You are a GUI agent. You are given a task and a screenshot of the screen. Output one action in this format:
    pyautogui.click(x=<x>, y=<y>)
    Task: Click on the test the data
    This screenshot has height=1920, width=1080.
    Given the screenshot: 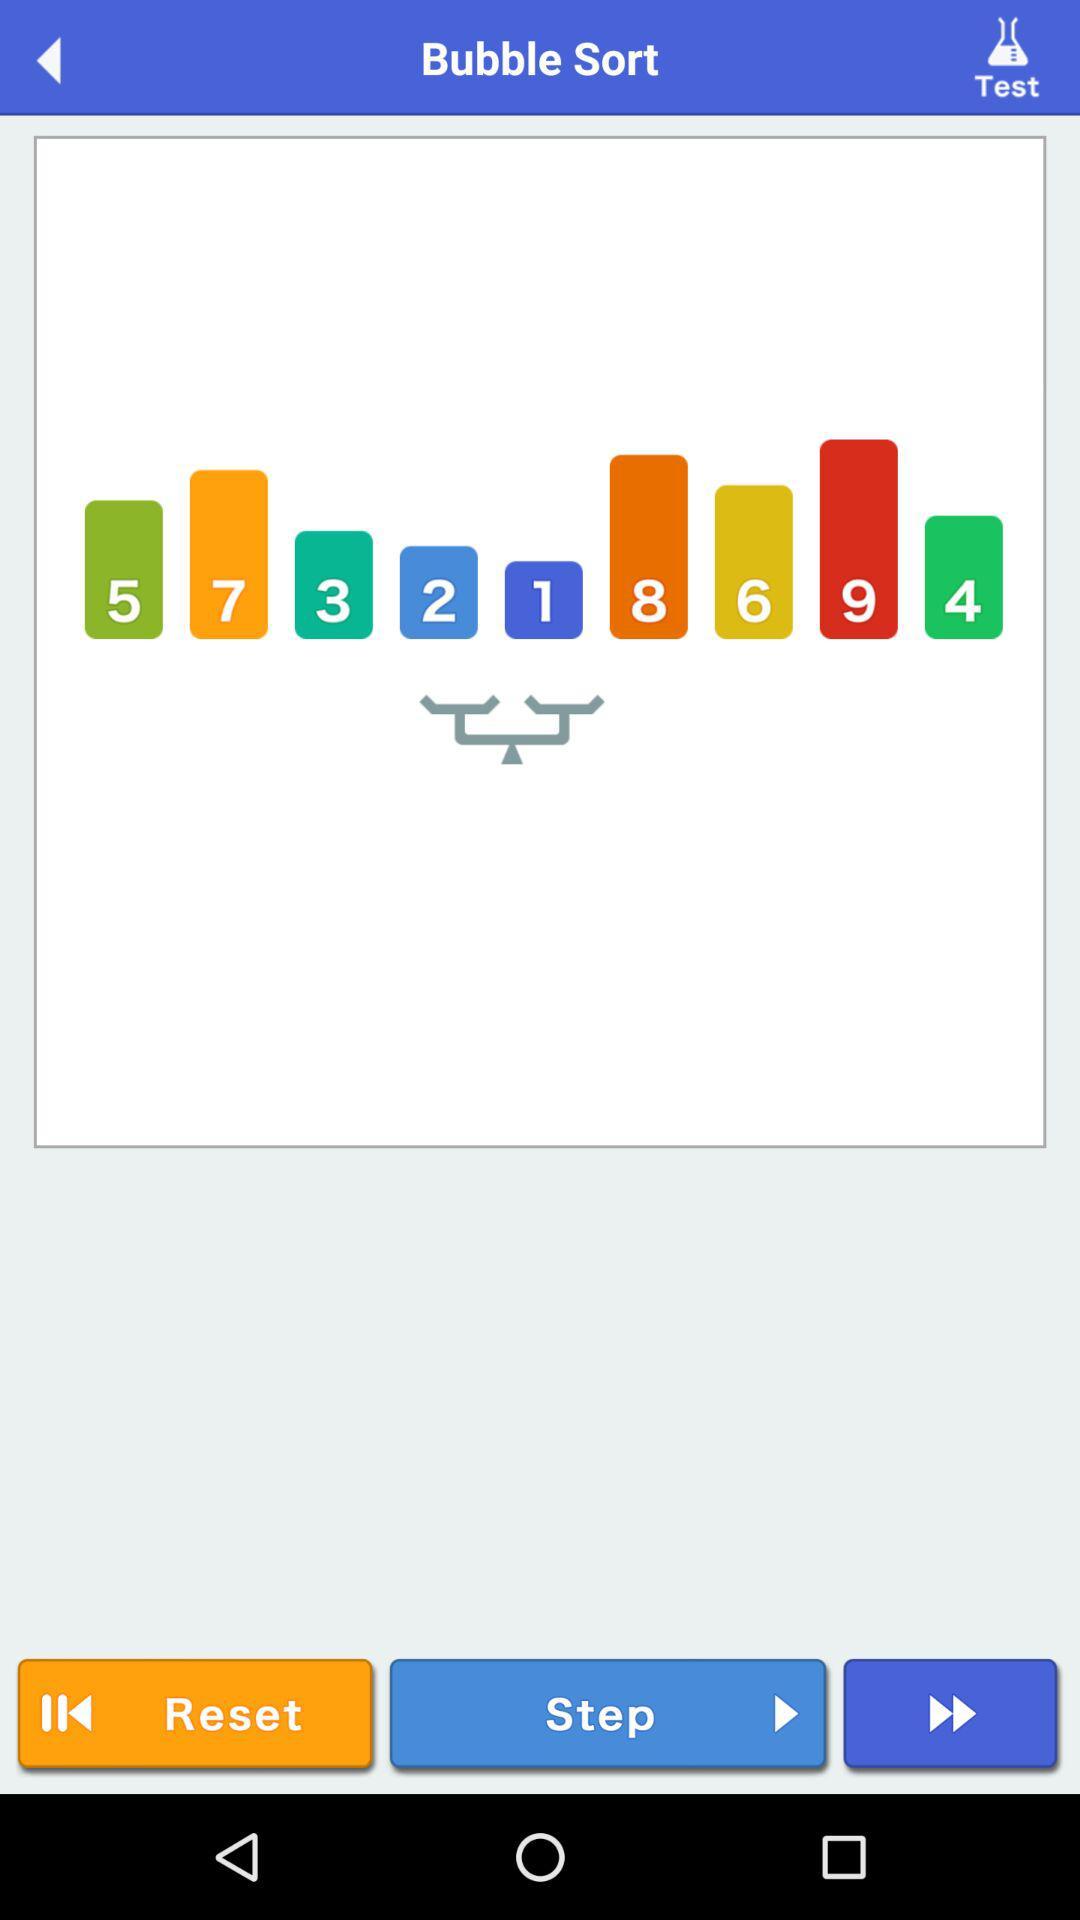 What is the action you would take?
    pyautogui.click(x=1010, y=56)
    